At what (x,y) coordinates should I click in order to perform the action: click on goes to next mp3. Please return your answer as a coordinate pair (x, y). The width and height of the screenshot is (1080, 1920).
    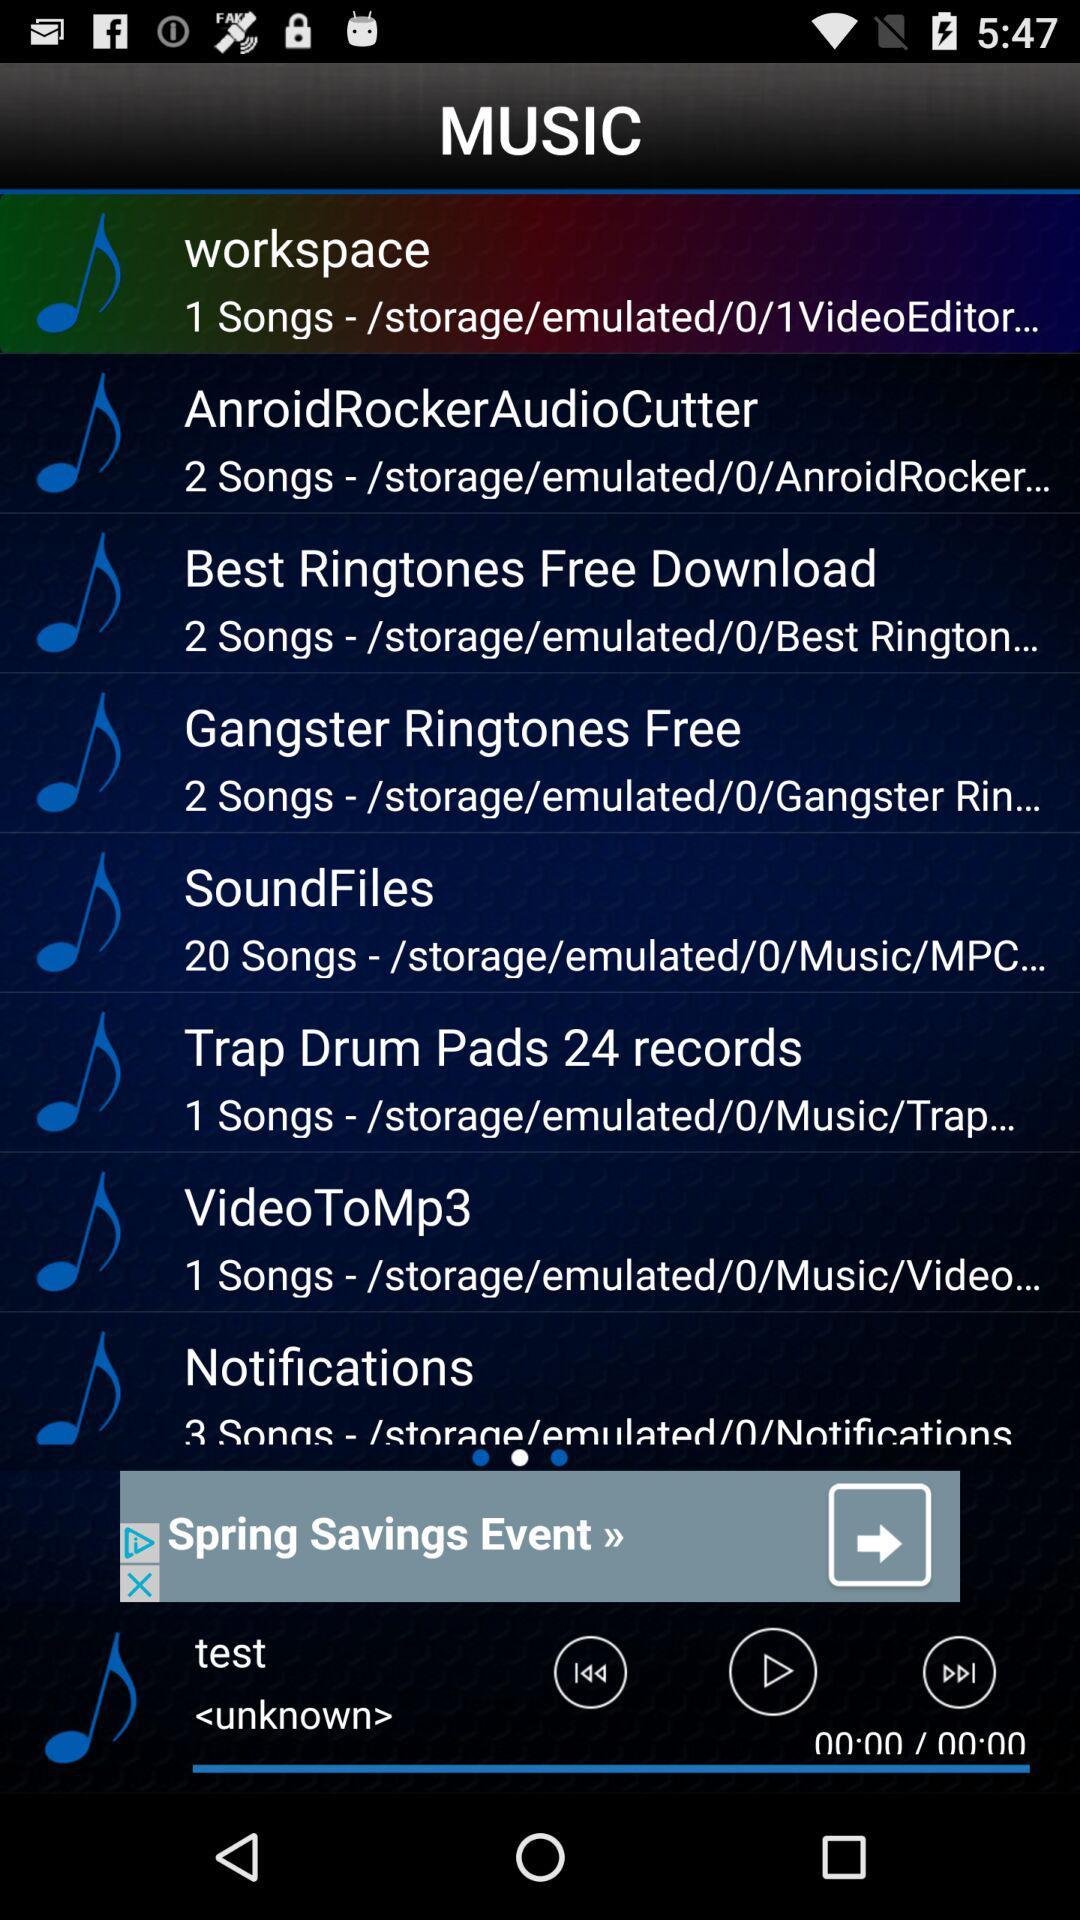
    Looking at the image, I should click on (971, 1680).